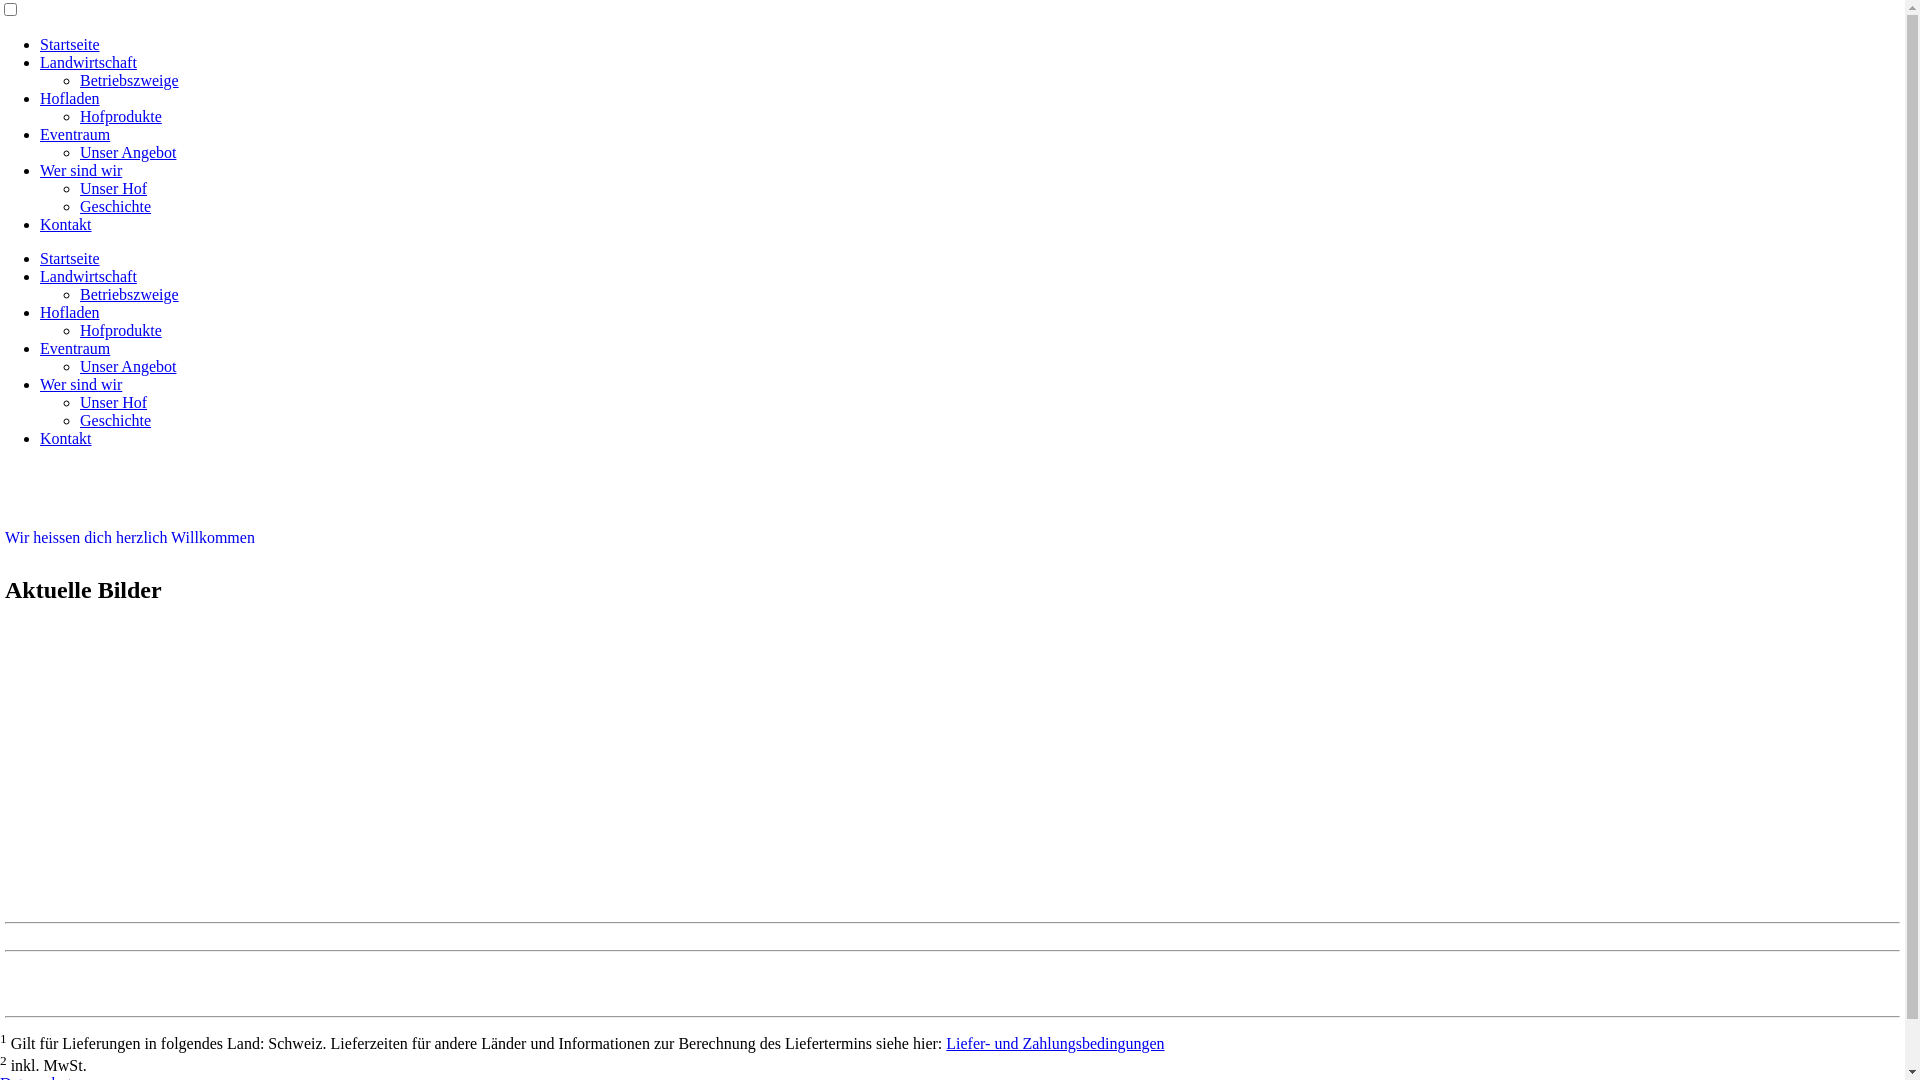 Image resolution: width=1920 pixels, height=1080 pixels. Describe the element at coordinates (128, 294) in the screenshot. I see `'Betriebszweige'` at that location.